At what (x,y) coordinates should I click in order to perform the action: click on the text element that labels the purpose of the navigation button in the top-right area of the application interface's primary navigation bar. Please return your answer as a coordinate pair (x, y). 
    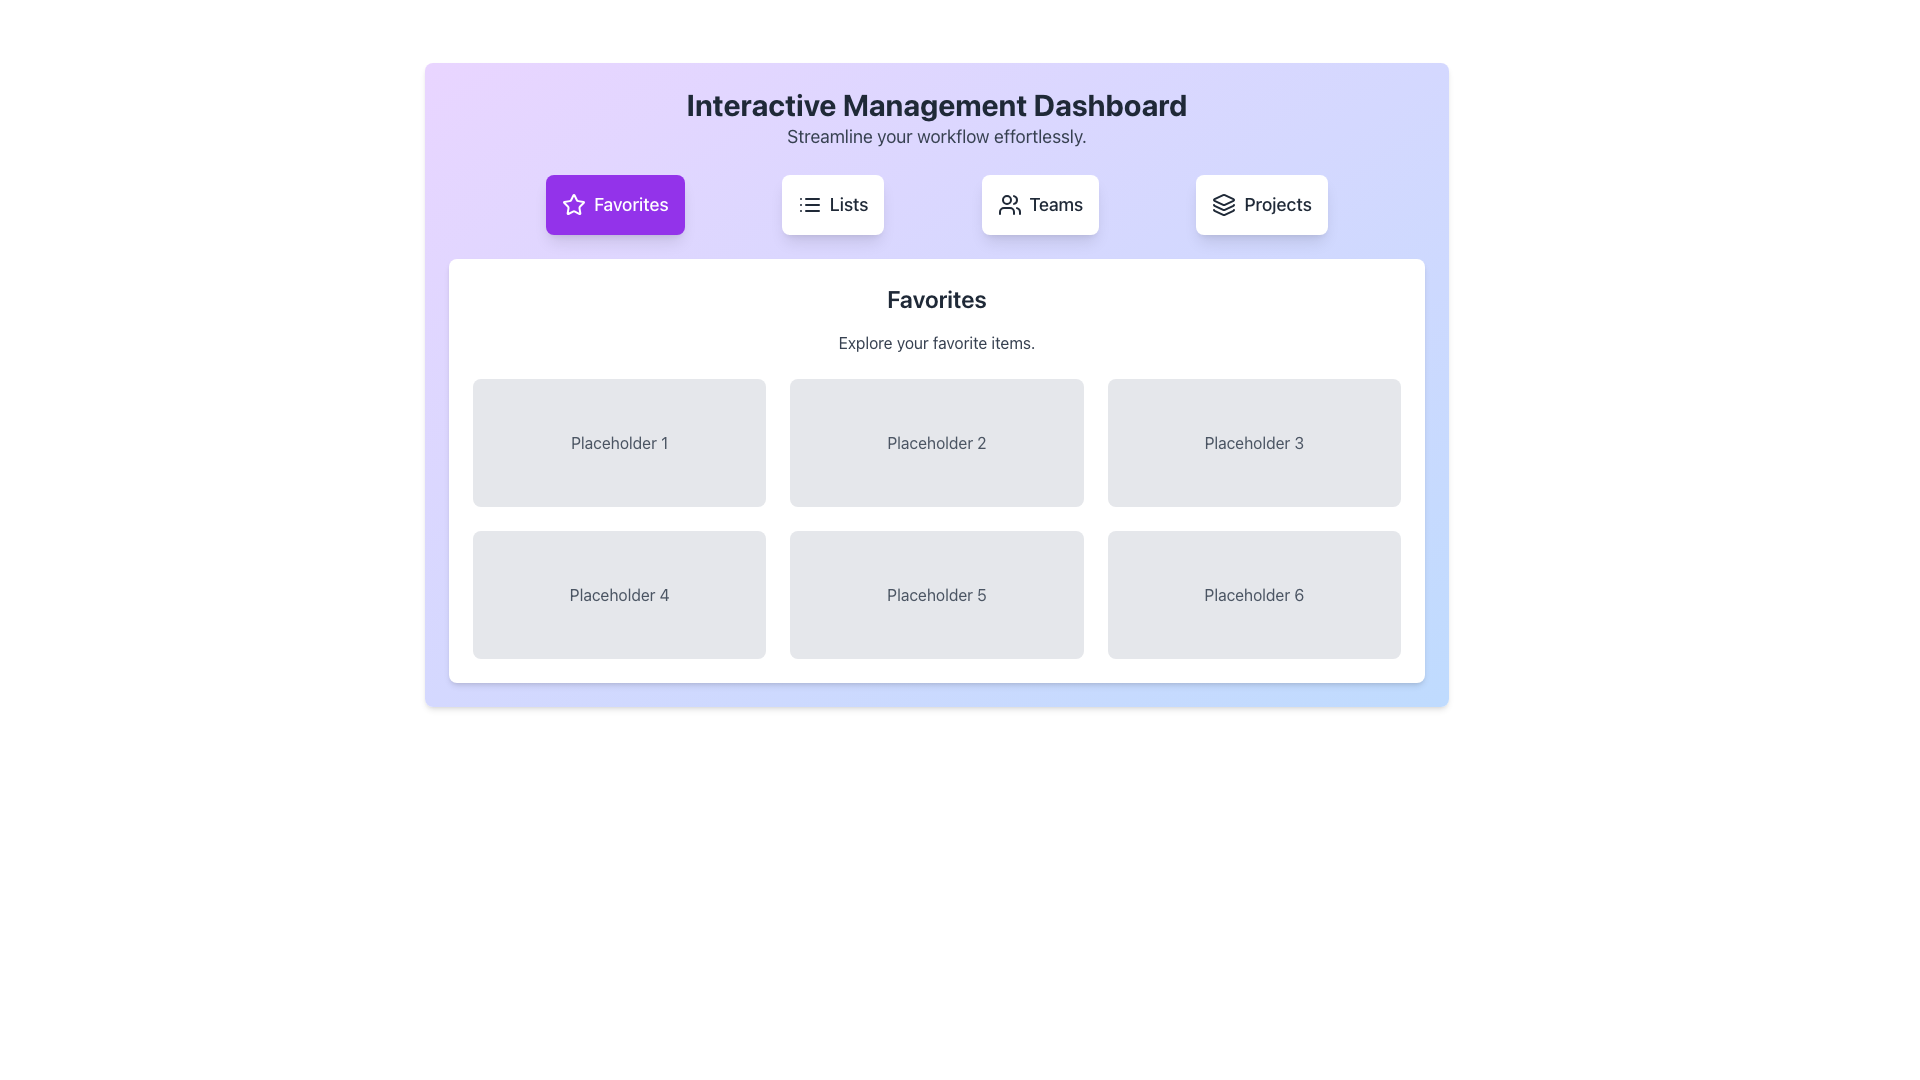
    Looking at the image, I should click on (1277, 204).